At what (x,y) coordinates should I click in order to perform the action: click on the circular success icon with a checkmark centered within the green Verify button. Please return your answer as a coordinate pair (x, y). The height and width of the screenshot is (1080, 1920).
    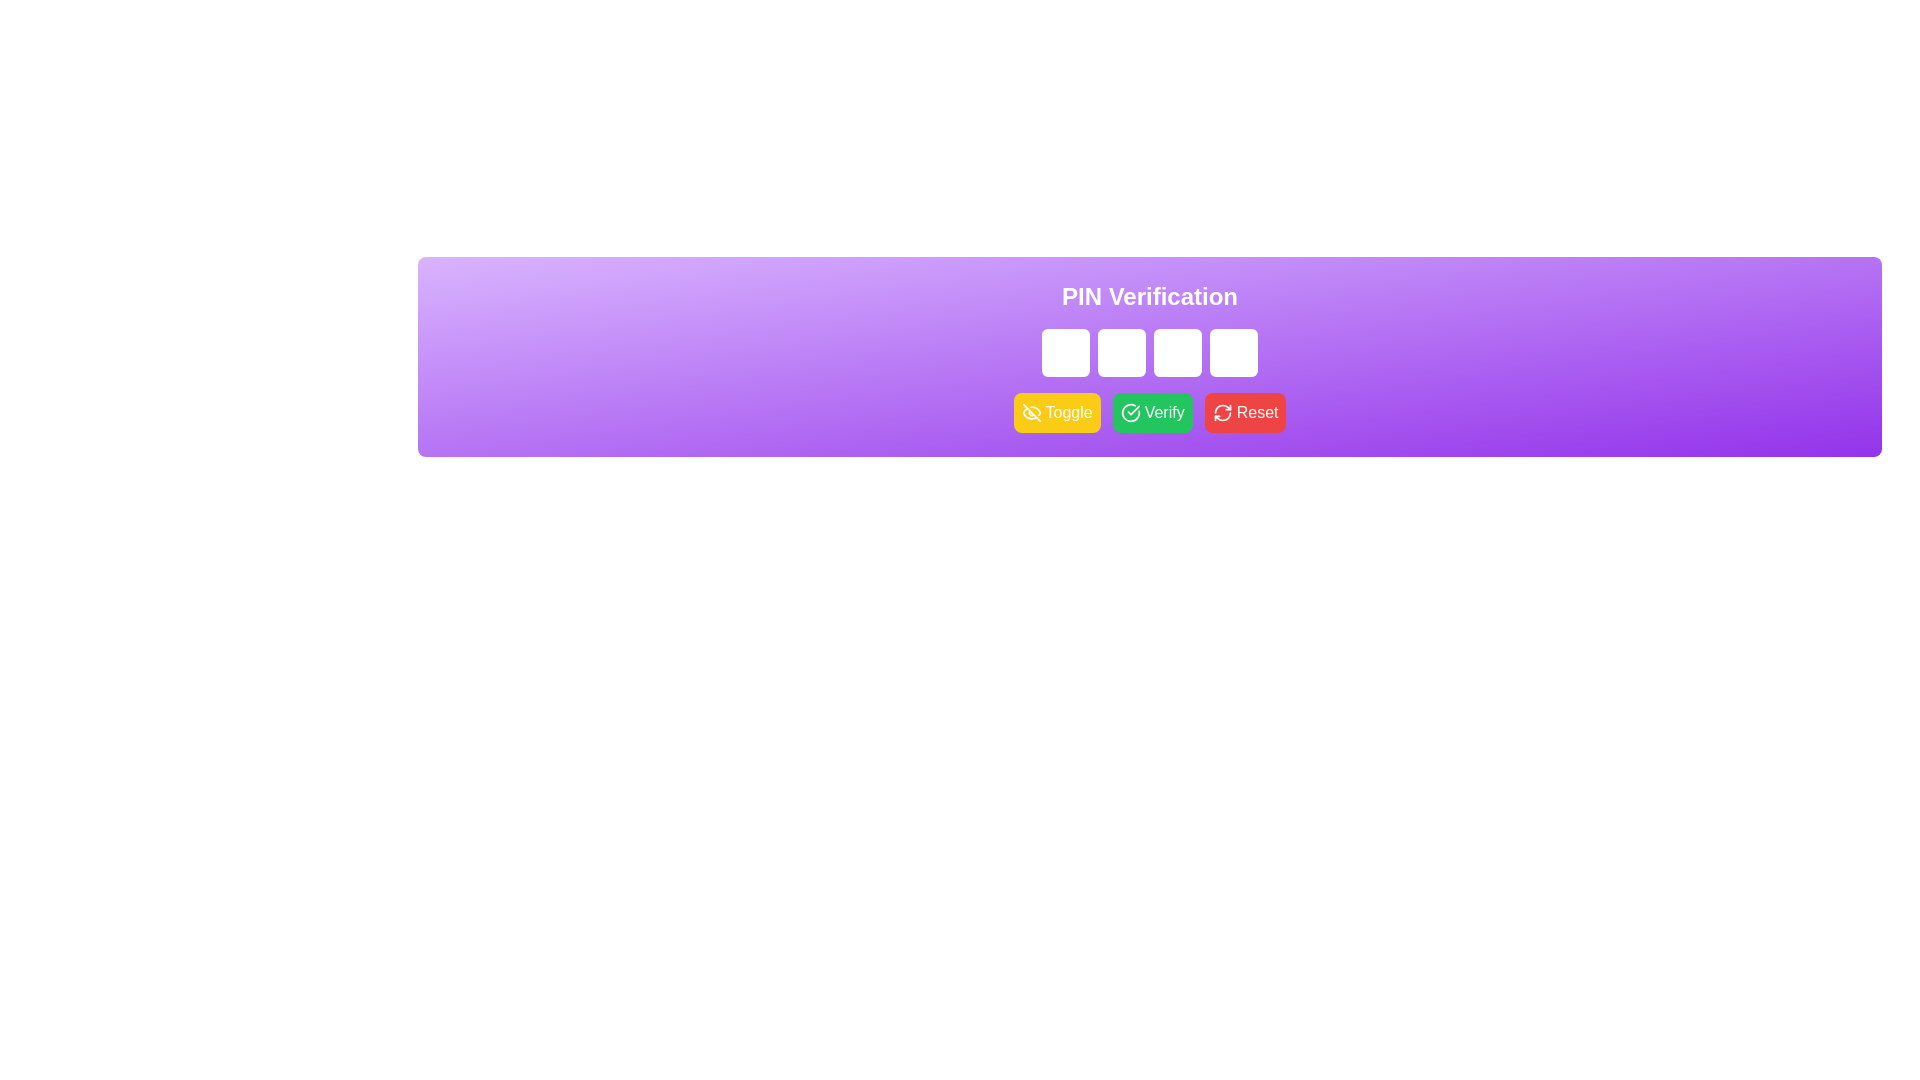
    Looking at the image, I should click on (1130, 411).